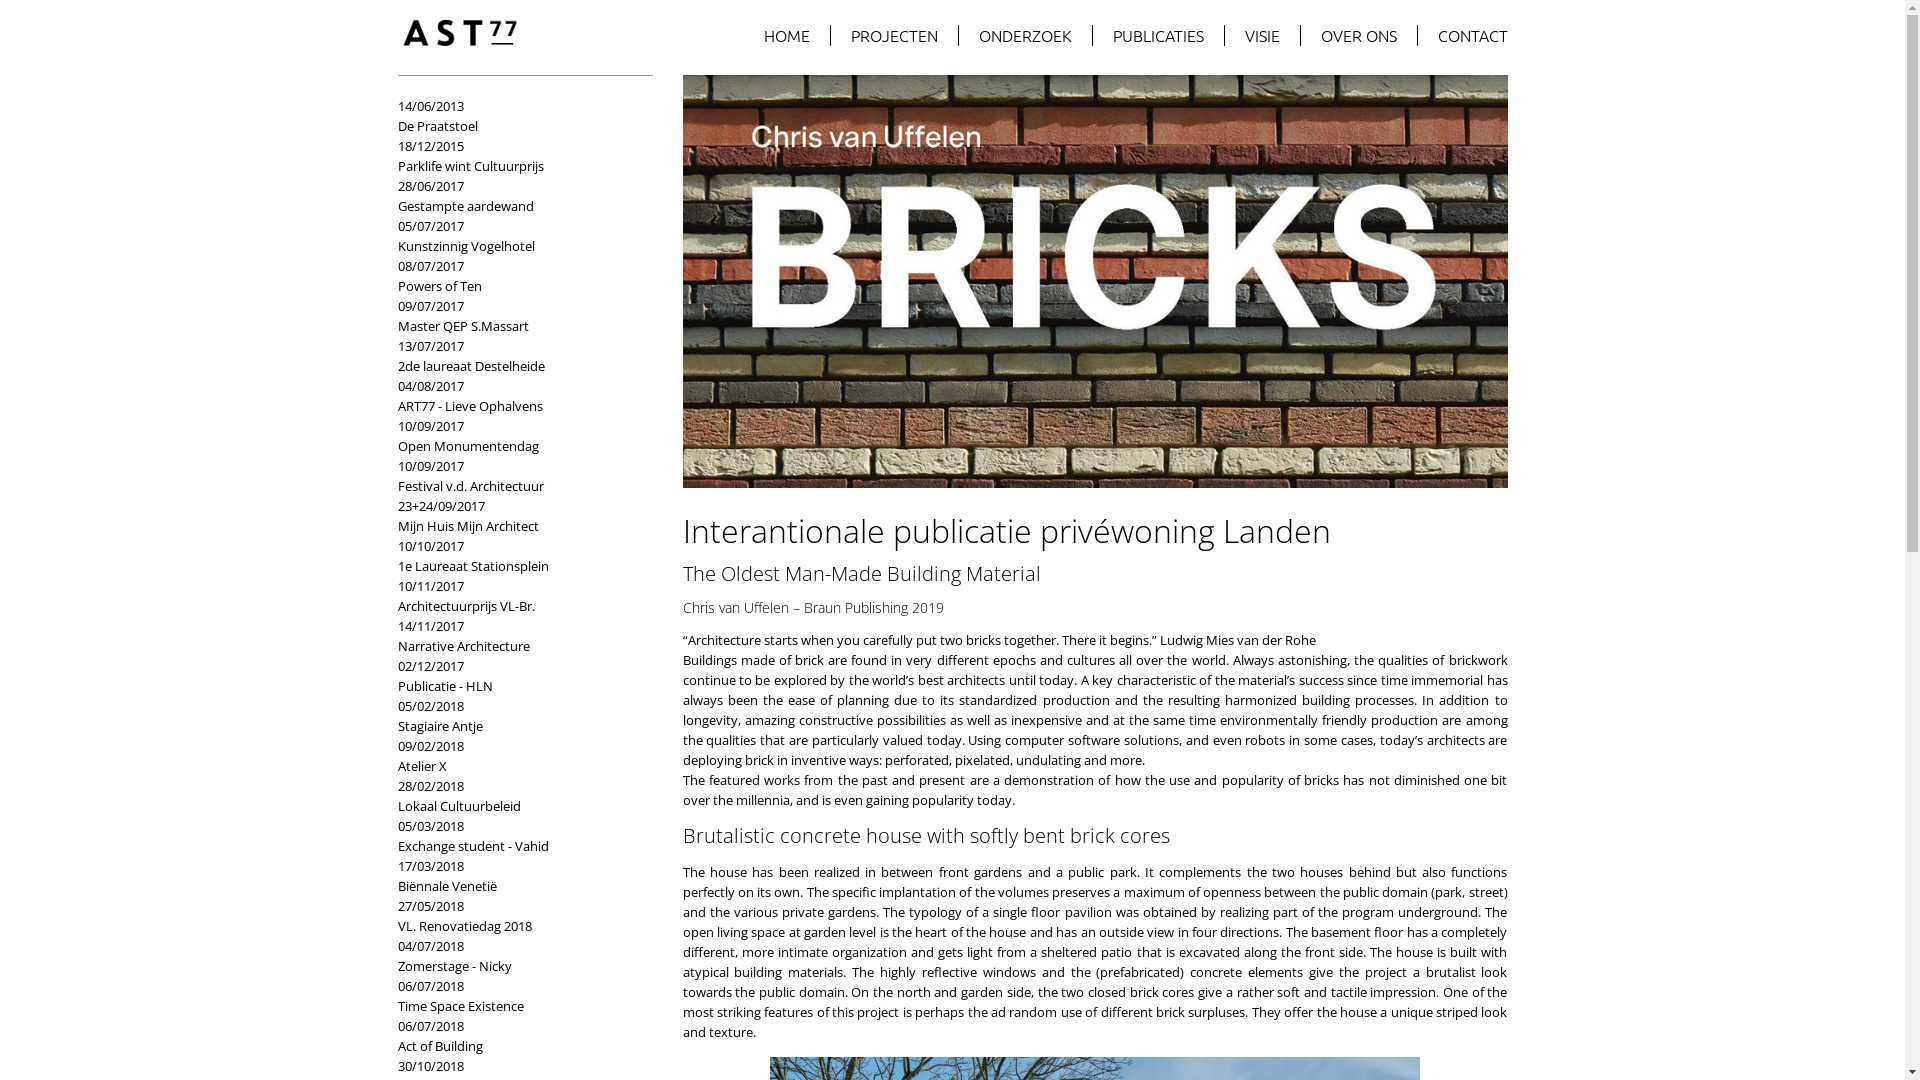 This screenshot has width=1920, height=1080. Describe the element at coordinates (515, 396) in the screenshot. I see `'04/08/2017` at that location.